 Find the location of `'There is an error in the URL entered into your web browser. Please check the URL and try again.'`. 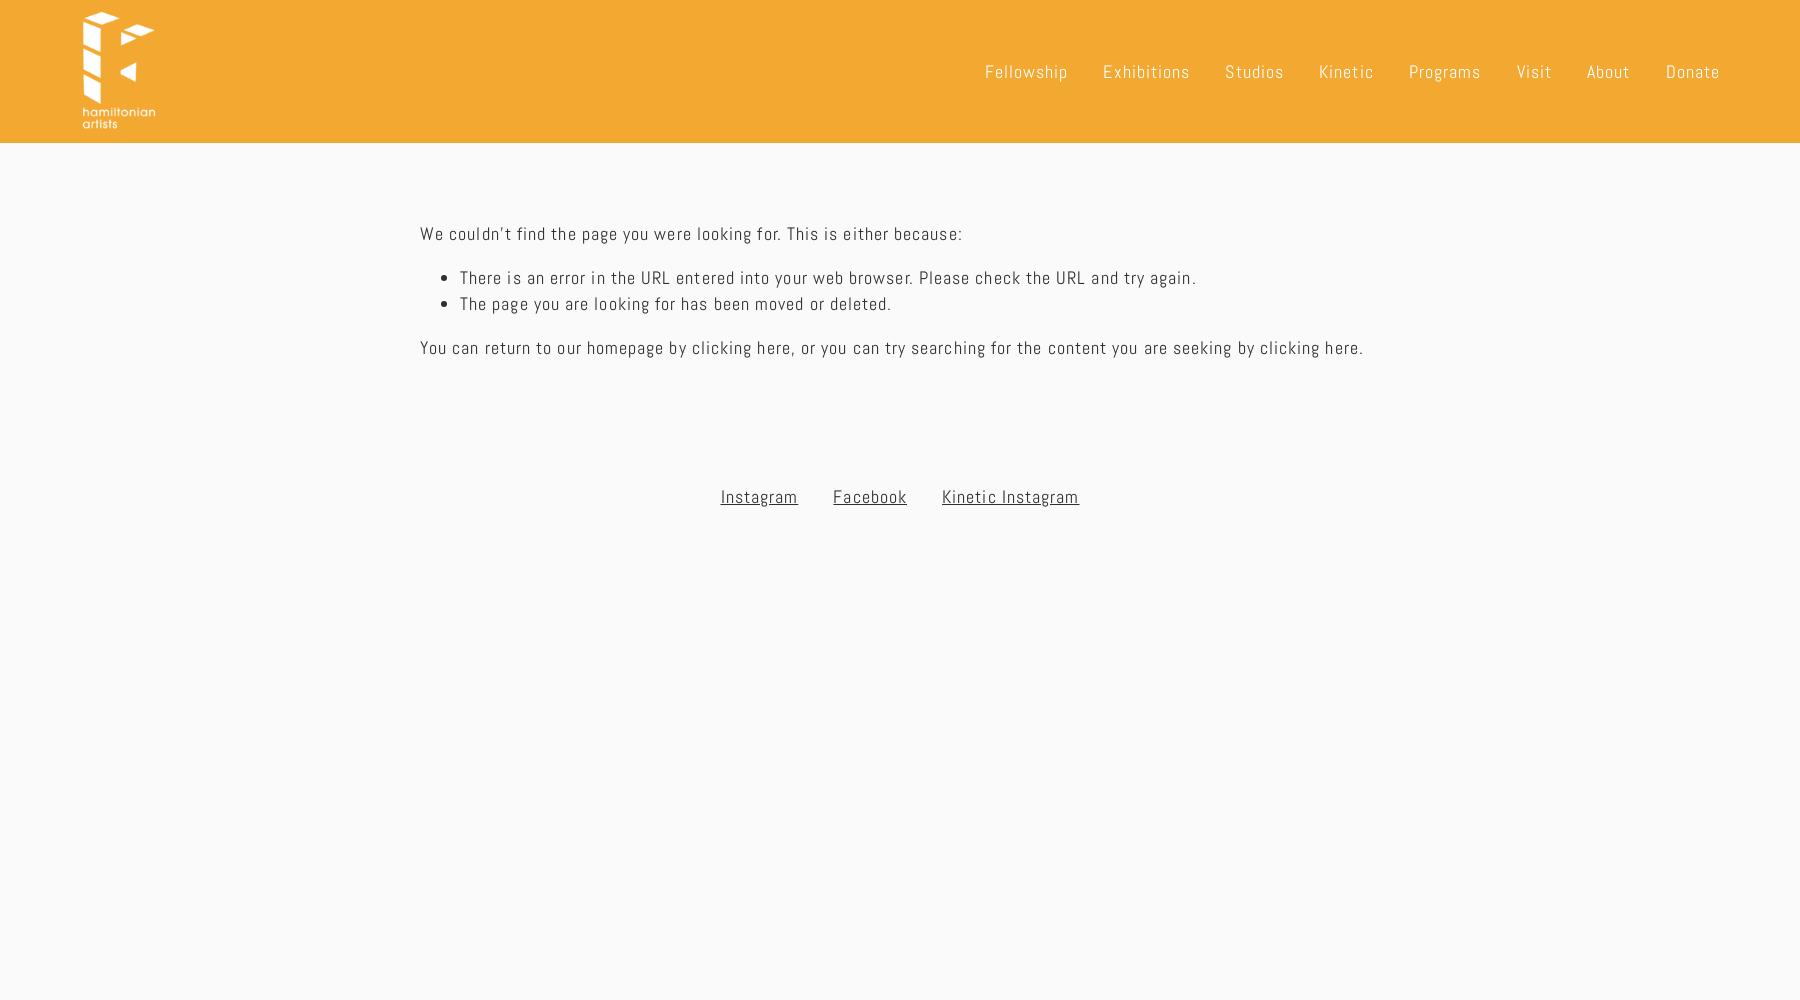

'There is an error in the URL entered into your web browser. Please check the URL and try again.' is located at coordinates (828, 276).